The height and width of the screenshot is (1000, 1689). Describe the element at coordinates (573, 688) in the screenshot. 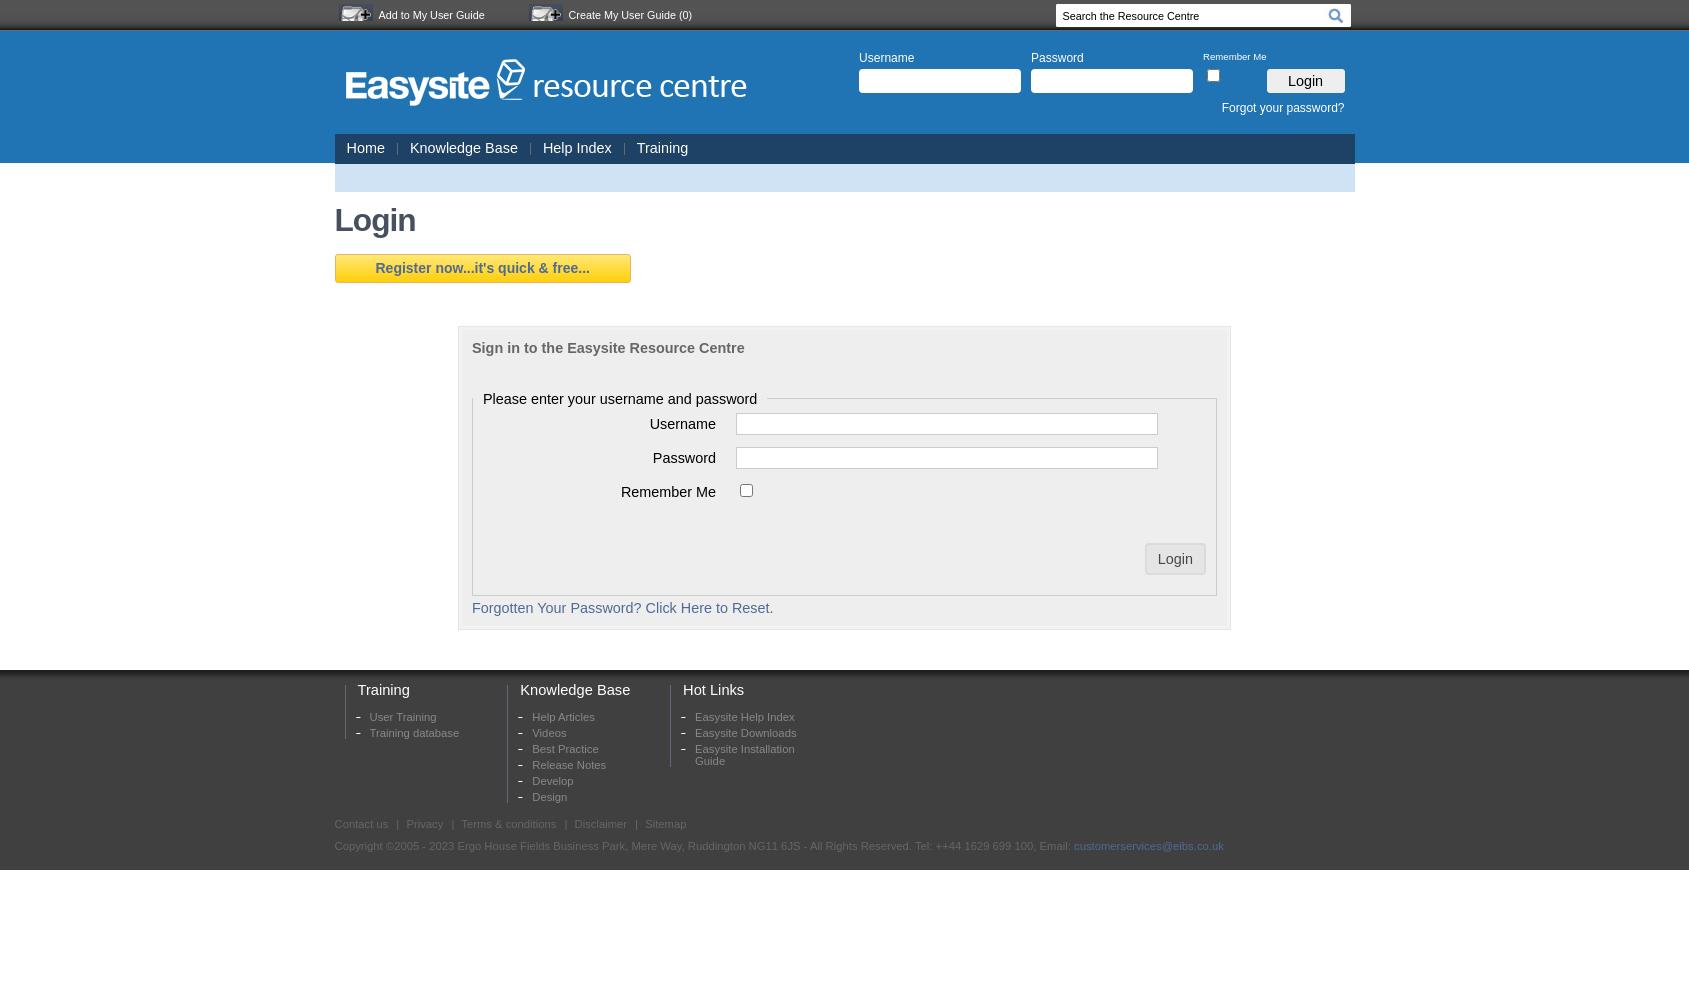

I see `'Knowledge Base'` at that location.